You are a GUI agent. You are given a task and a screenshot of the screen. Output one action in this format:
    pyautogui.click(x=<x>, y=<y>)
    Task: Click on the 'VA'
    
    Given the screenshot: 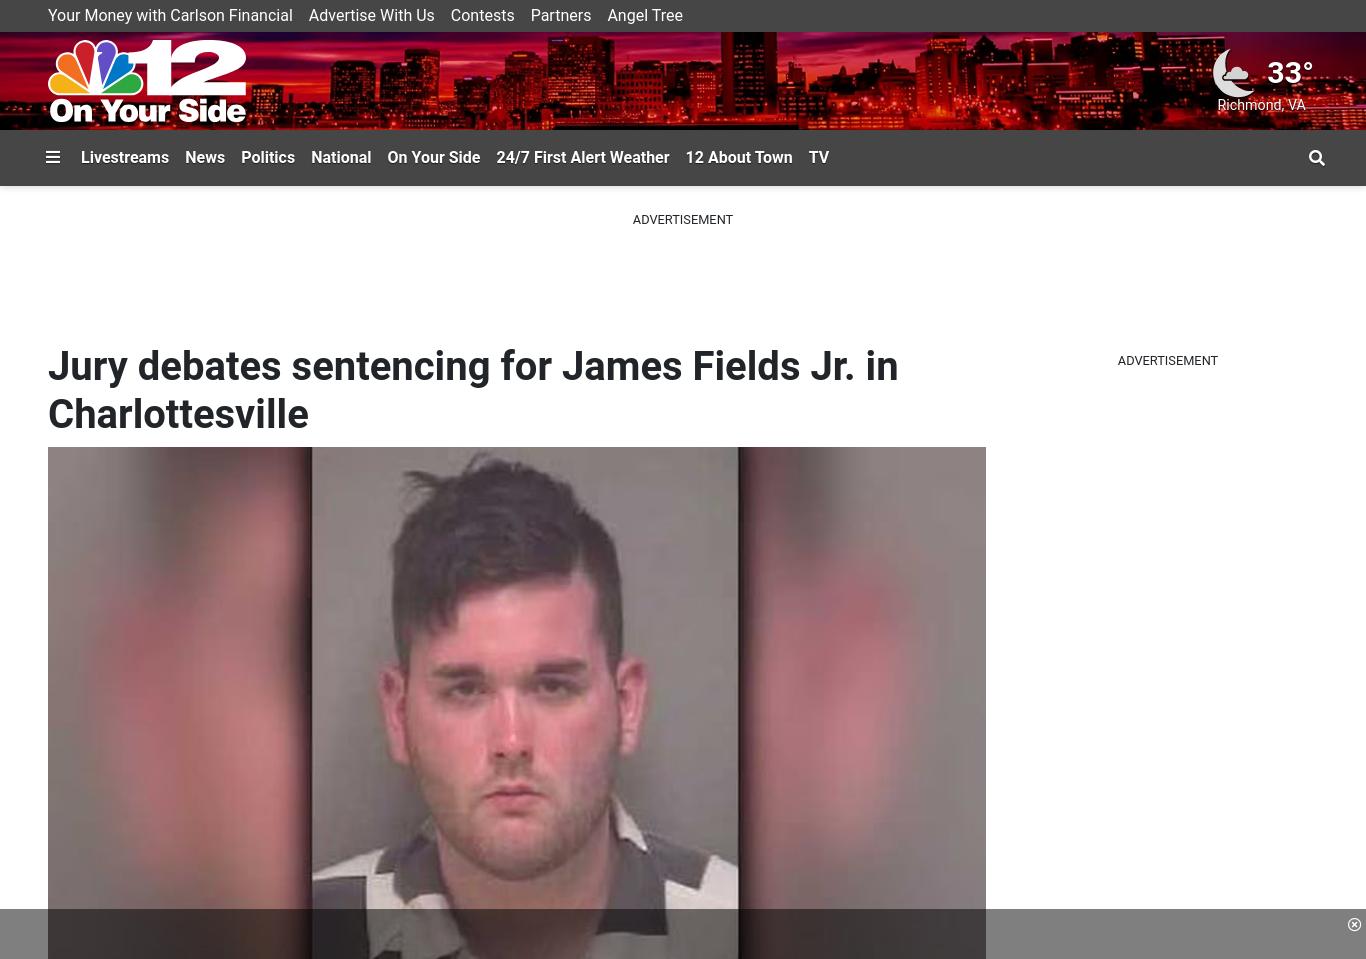 What is the action you would take?
    pyautogui.click(x=1295, y=105)
    